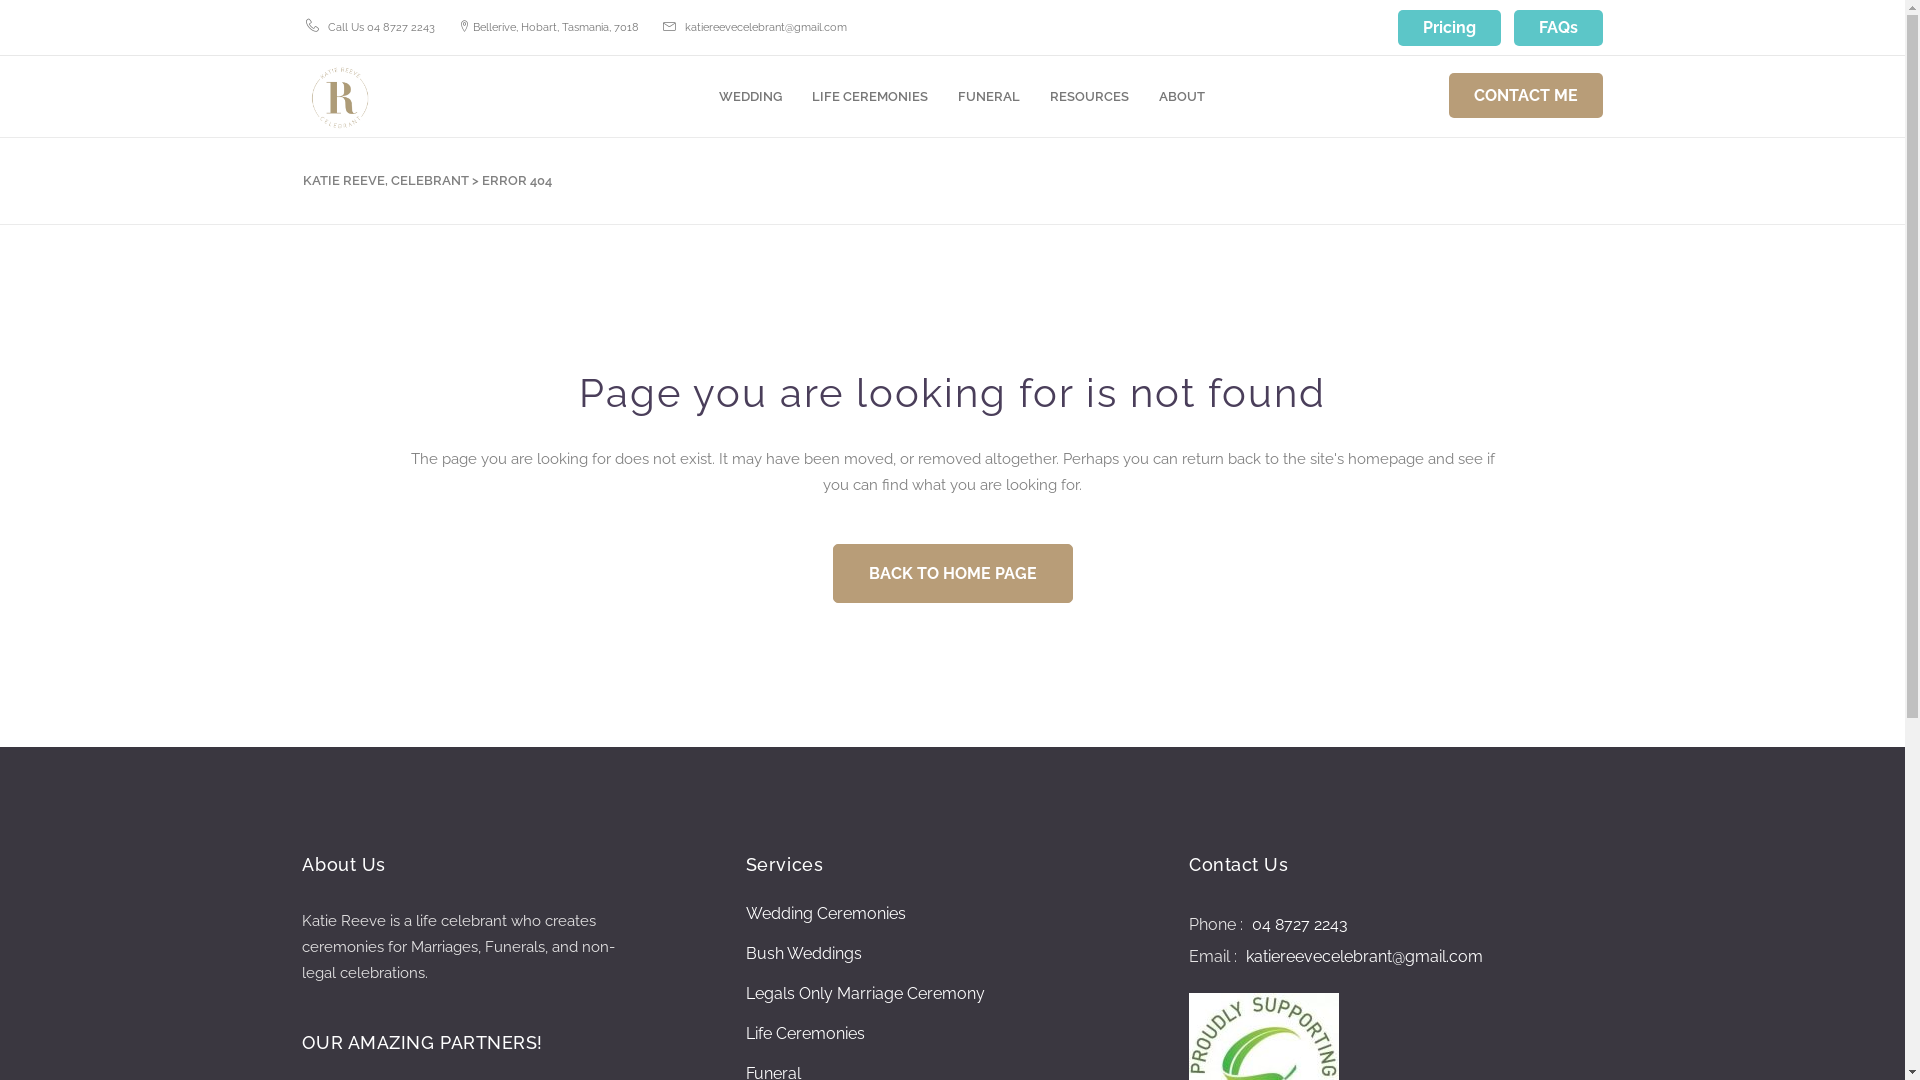 Image resolution: width=1920 pixels, height=1080 pixels. What do you see at coordinates (1449, 27) in the screenshot?
I see `'Pricing'` at bounding box center [1449, 27].